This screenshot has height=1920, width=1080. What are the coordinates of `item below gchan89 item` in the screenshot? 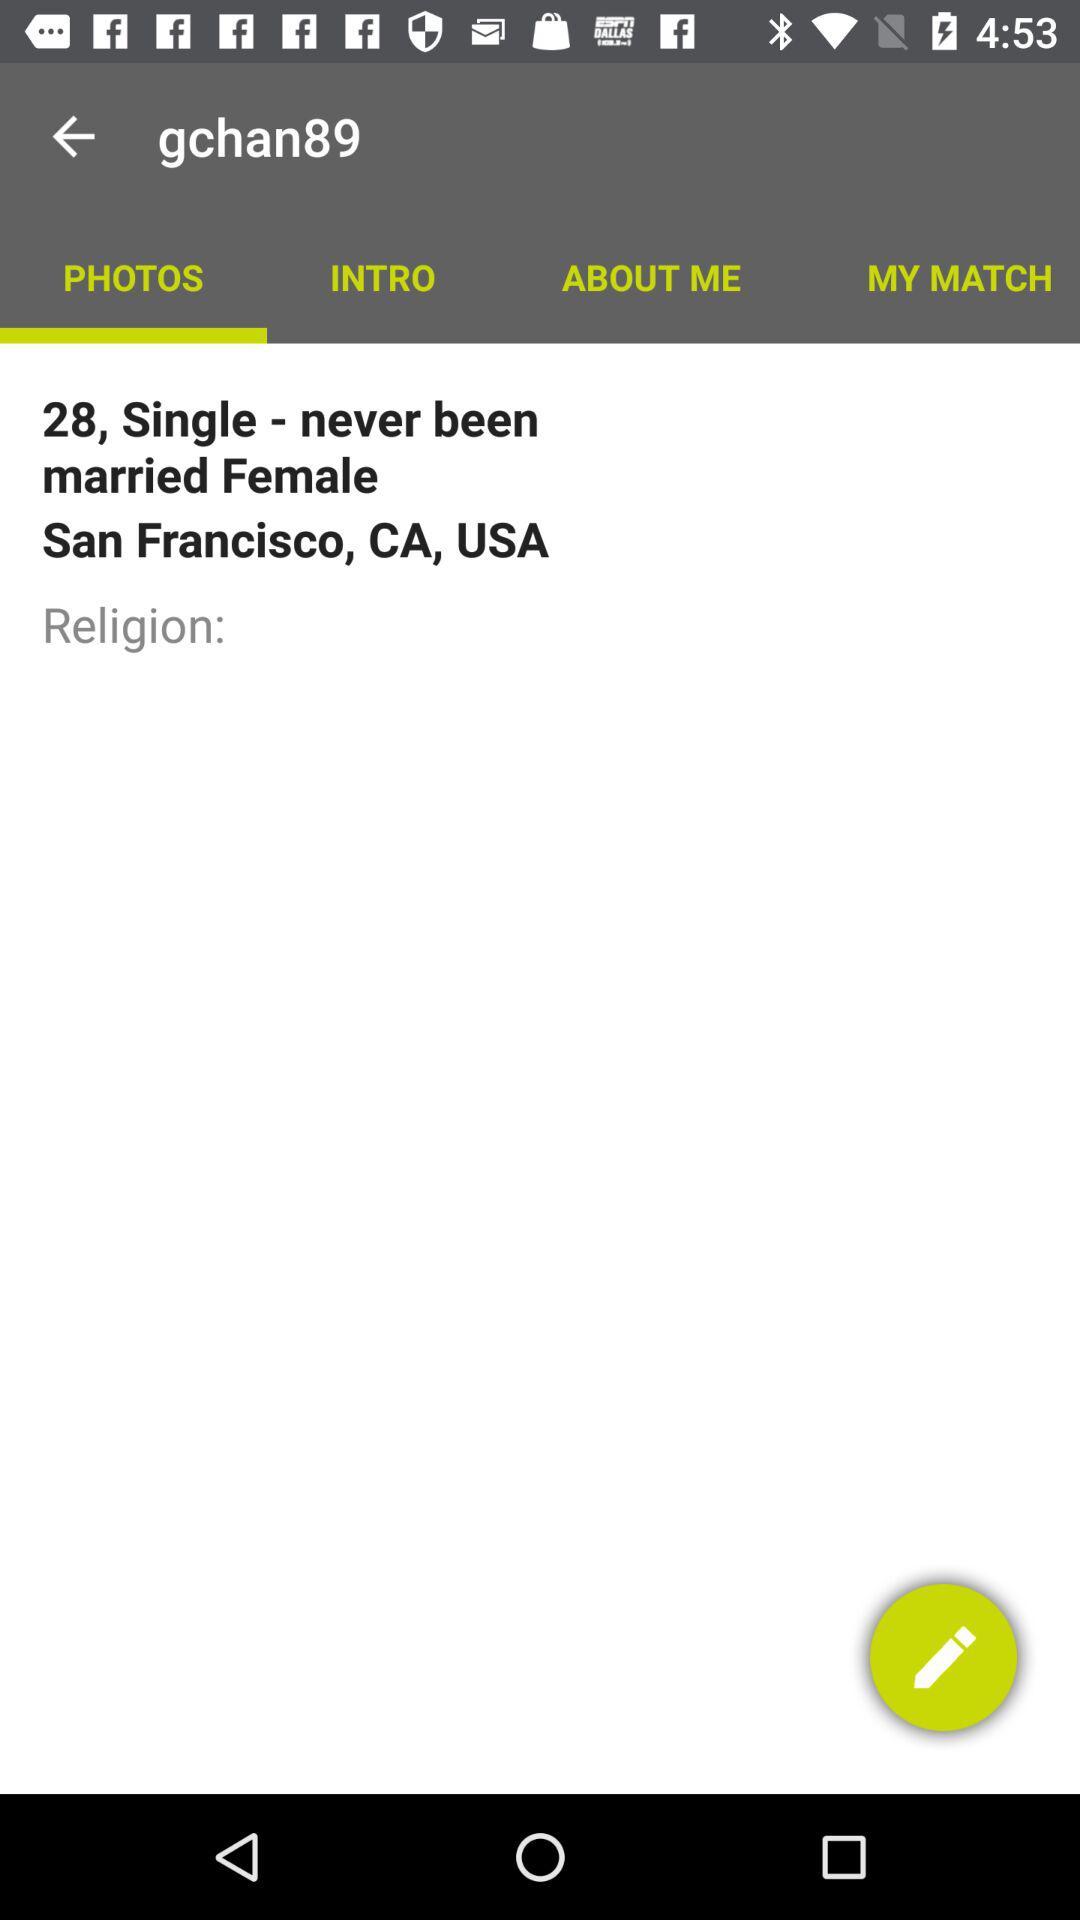 It's located at (382, 275).